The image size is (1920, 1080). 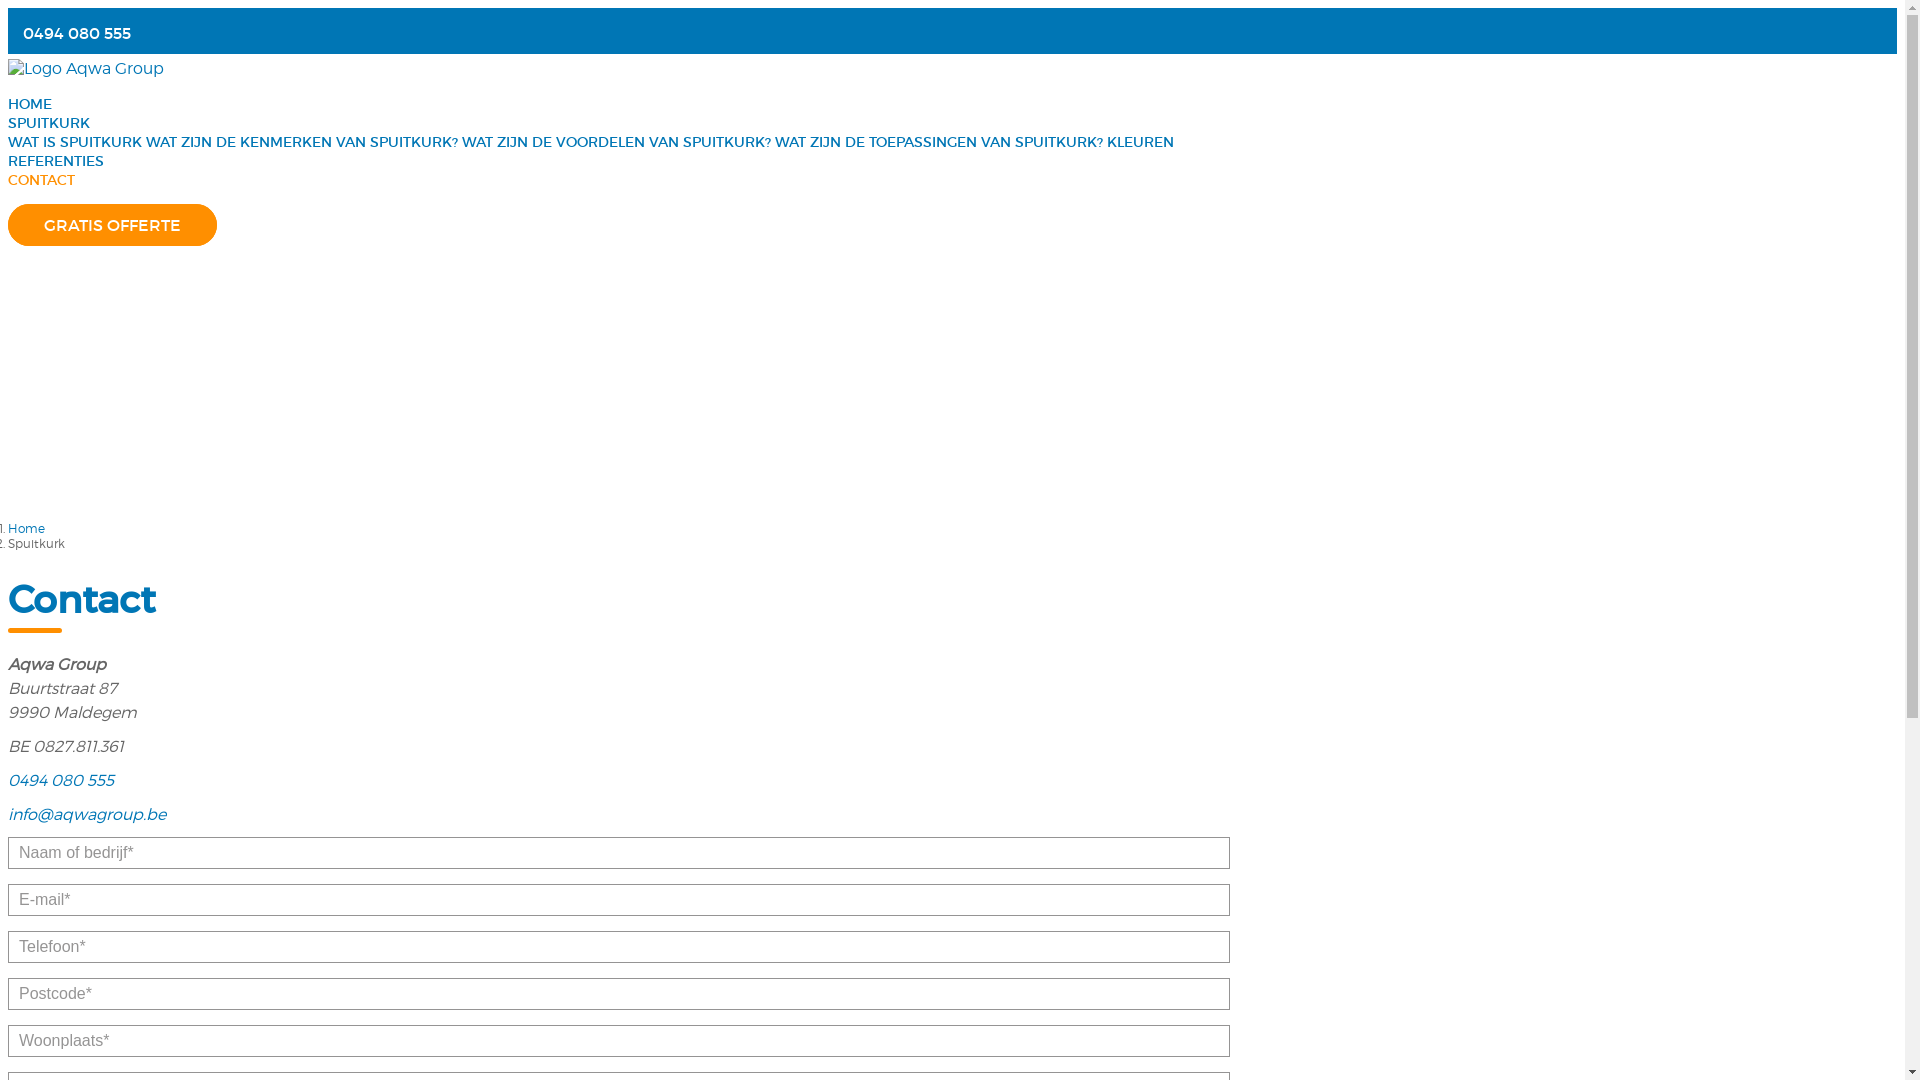 I want to click on 'REFERENTIES', so click(x=56, y=160).